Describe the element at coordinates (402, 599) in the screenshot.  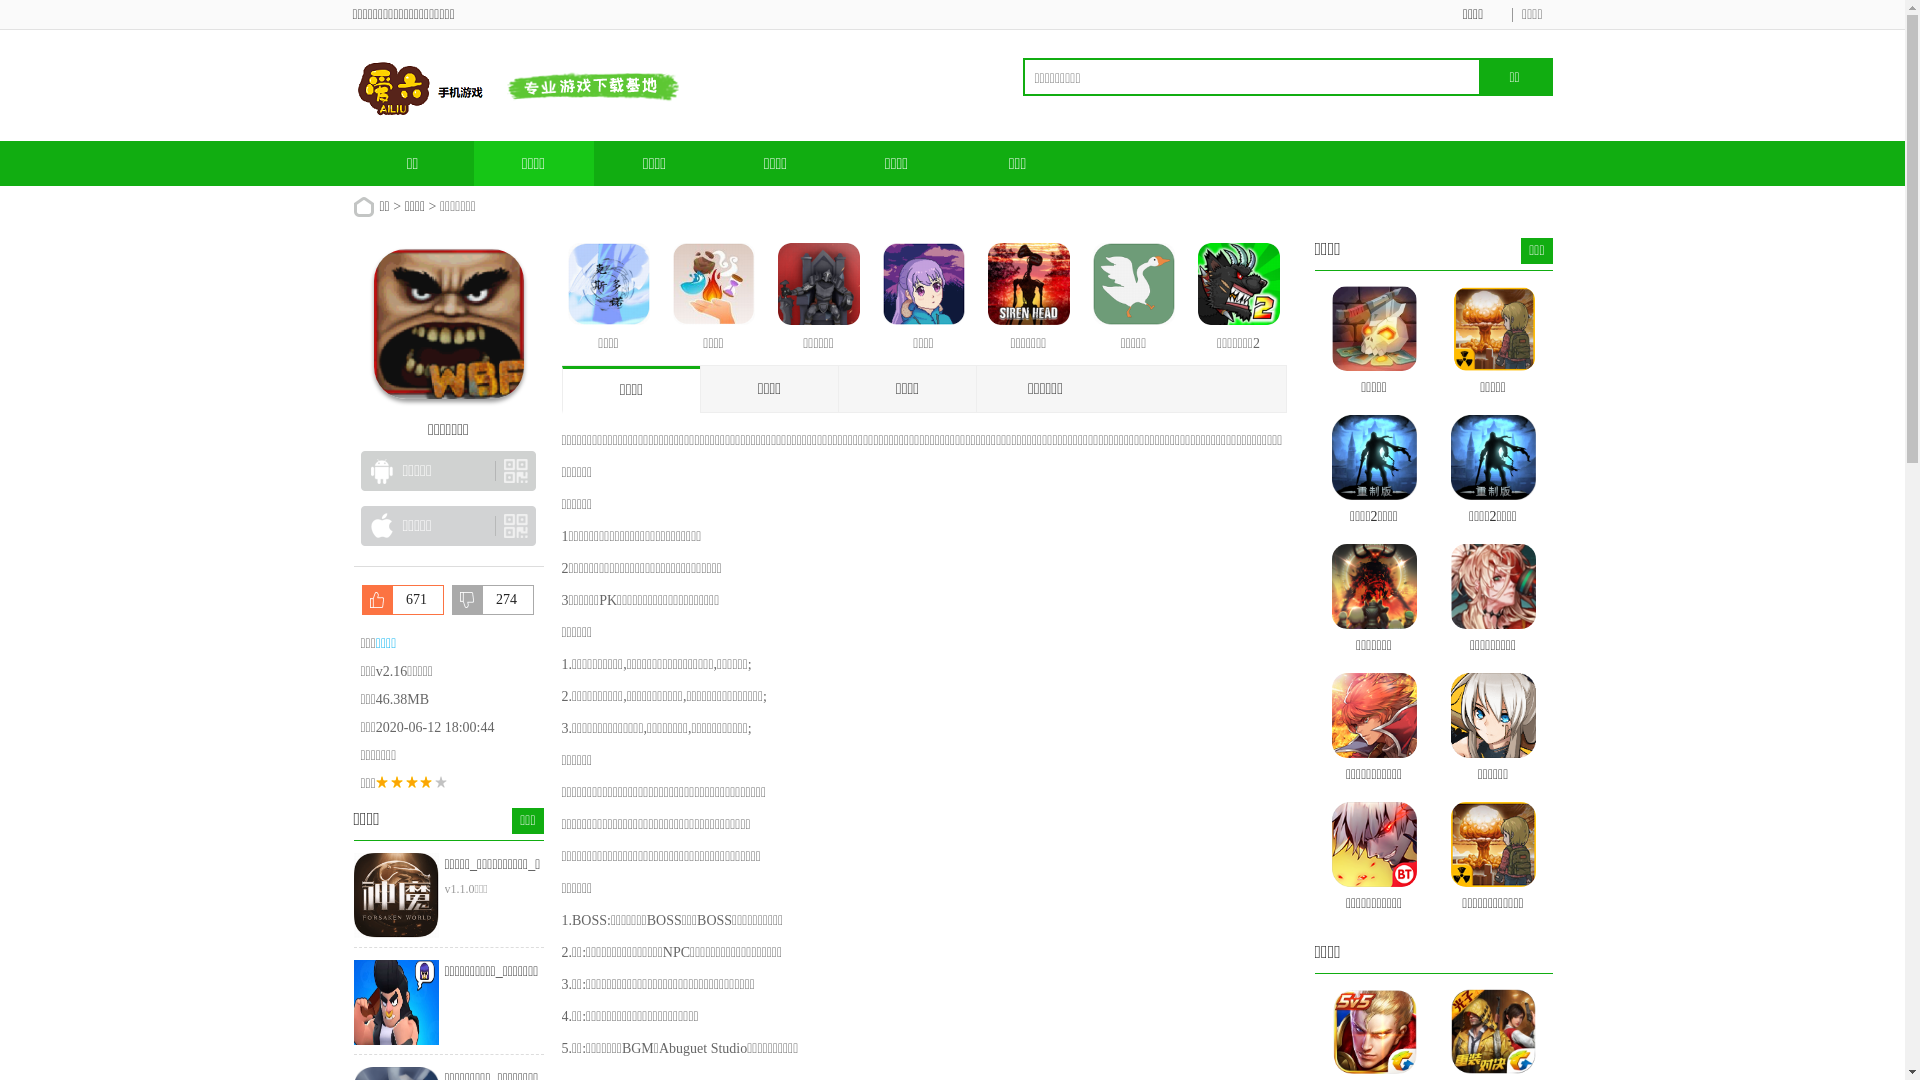
I see `'671'` at that location.